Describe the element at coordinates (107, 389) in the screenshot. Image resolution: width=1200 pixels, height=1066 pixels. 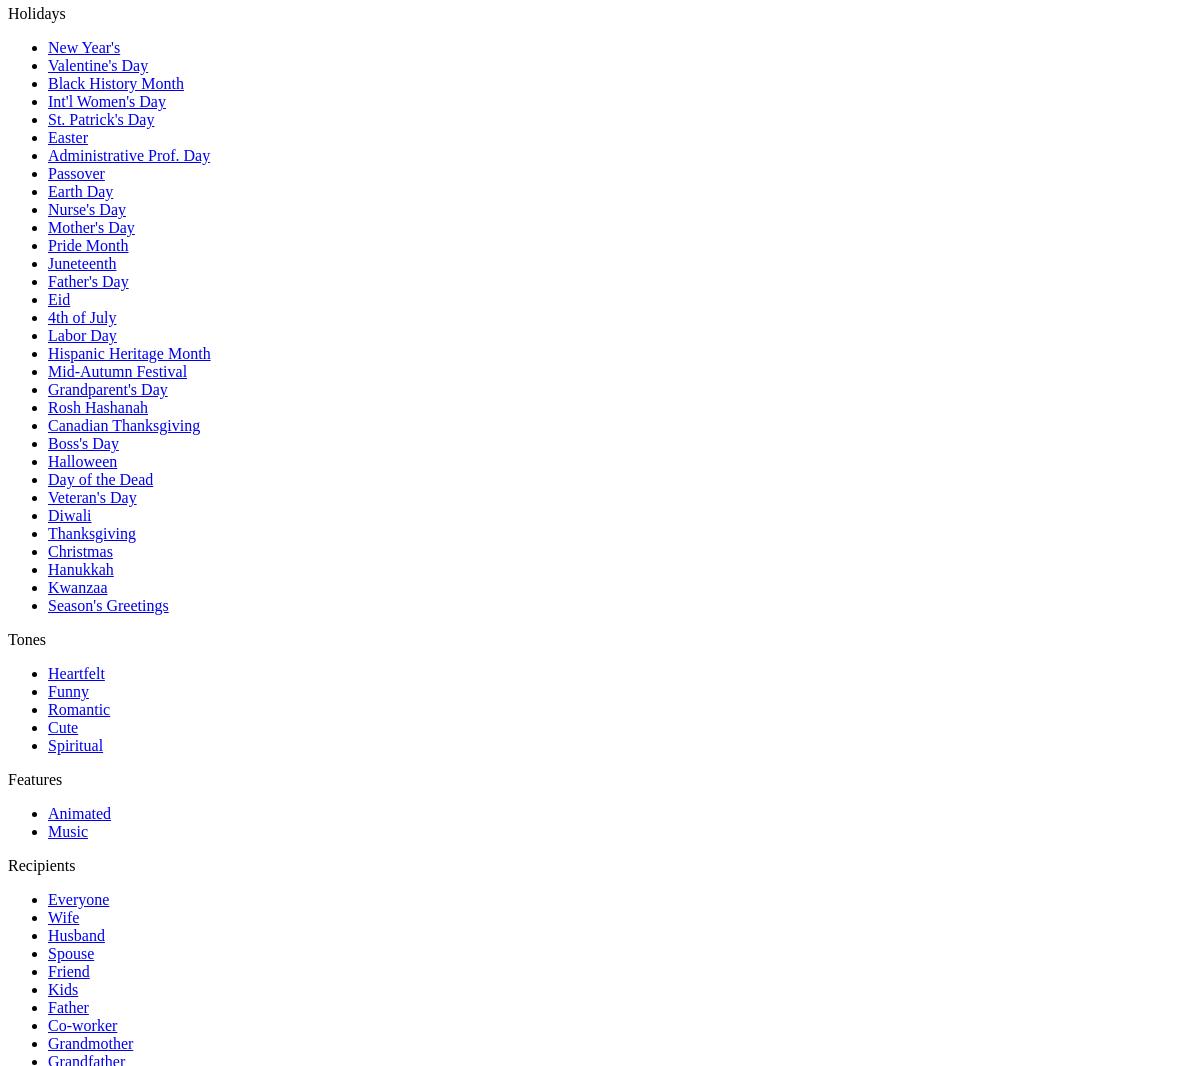
I see `'Grandparent's Day'` at that location.